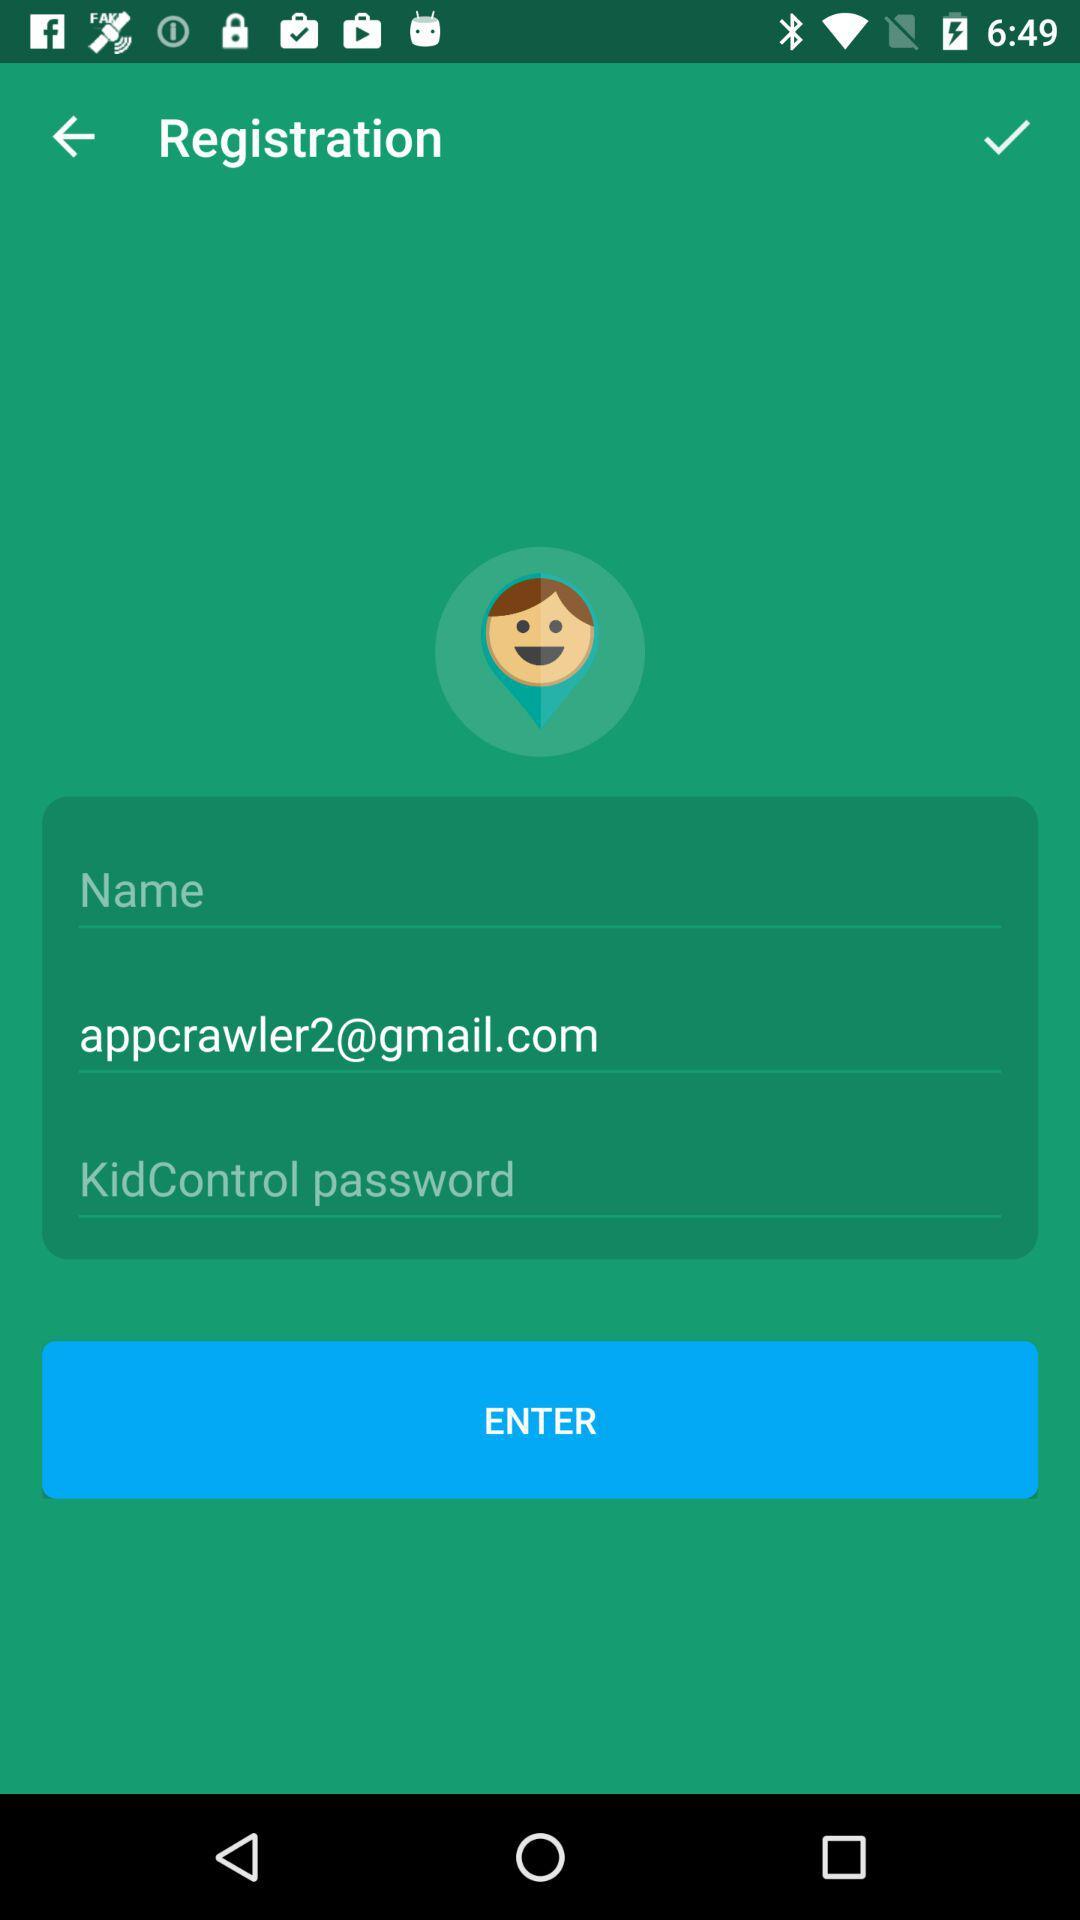  Describe the element at coordinates (540, 1179) in the screenshot. I see `password` at that location.